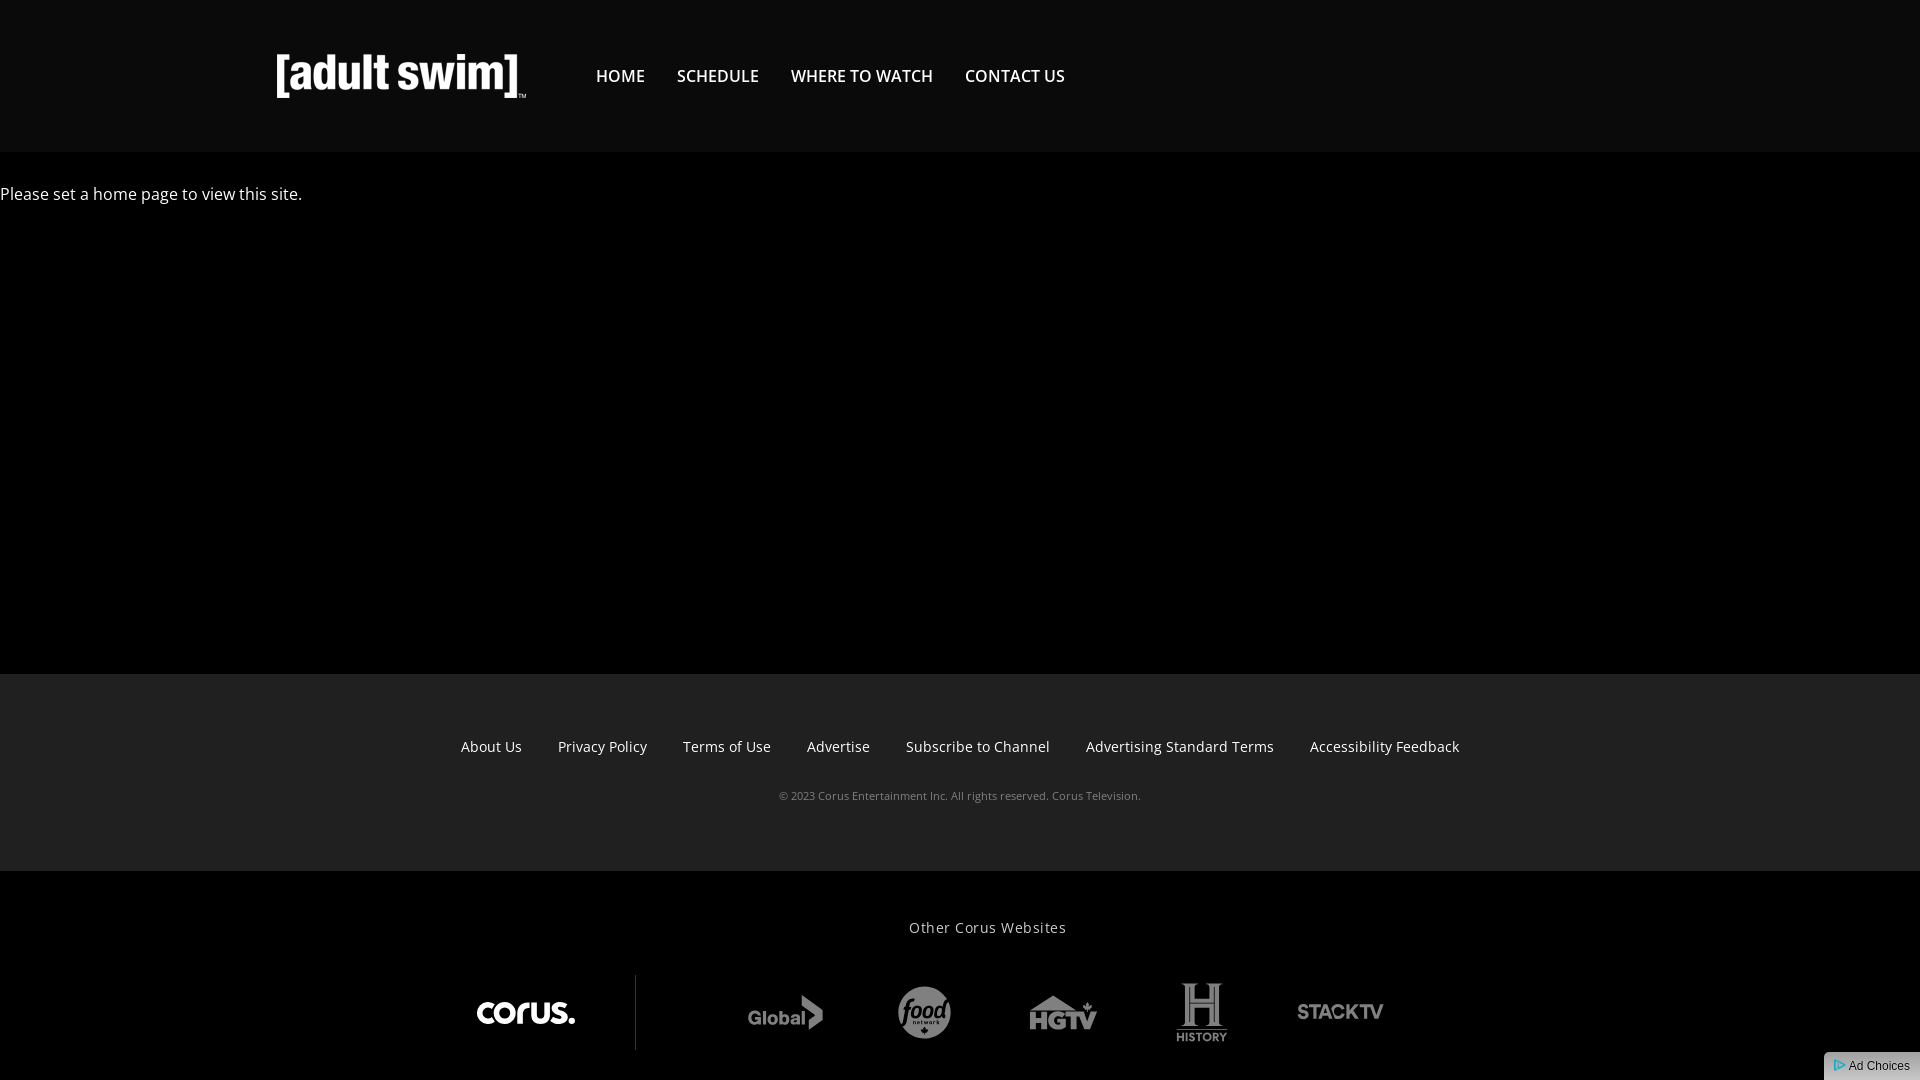 This screenshot has width=1920, height=1080. Describe the element at coordinates (1871, 1064) in the screenshot. I see `'Ad Choices'` at that location.